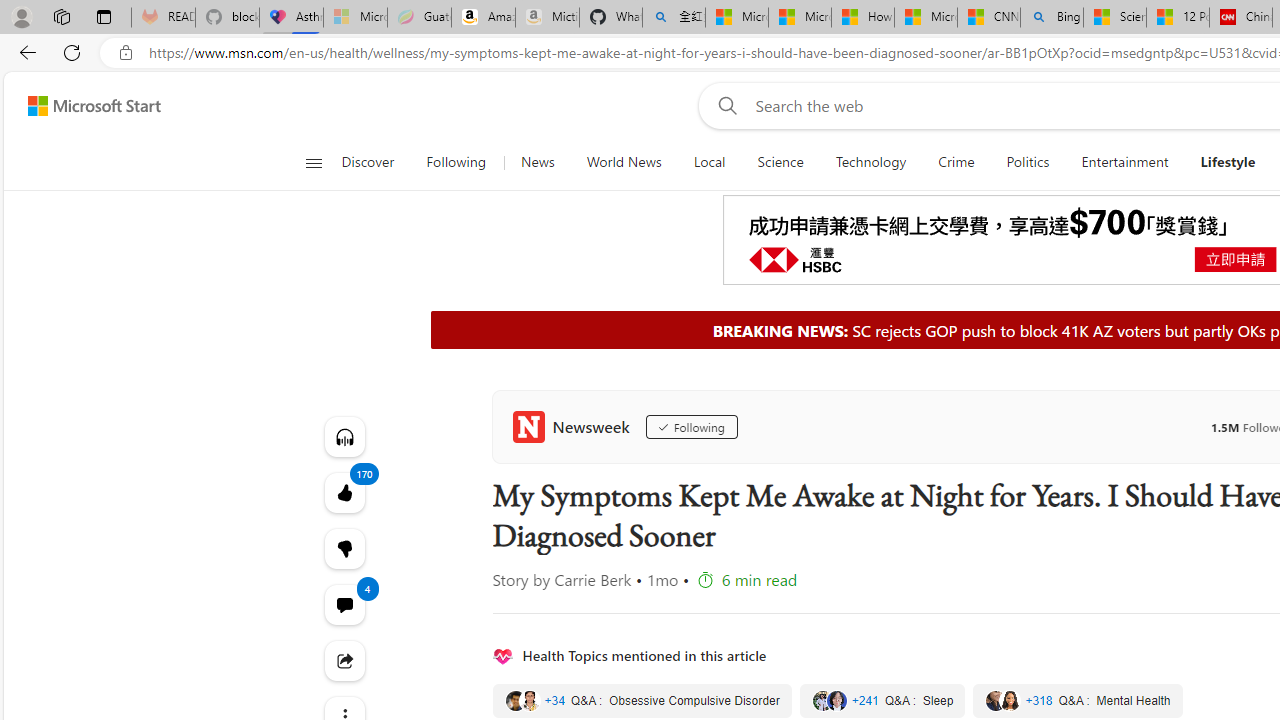 The image size is (1280, 720). What do you see at coordinates (1009, 699) in the screenshot?
I see `'Class: quote-thumbnail'` at bounding box center [1009, 699].